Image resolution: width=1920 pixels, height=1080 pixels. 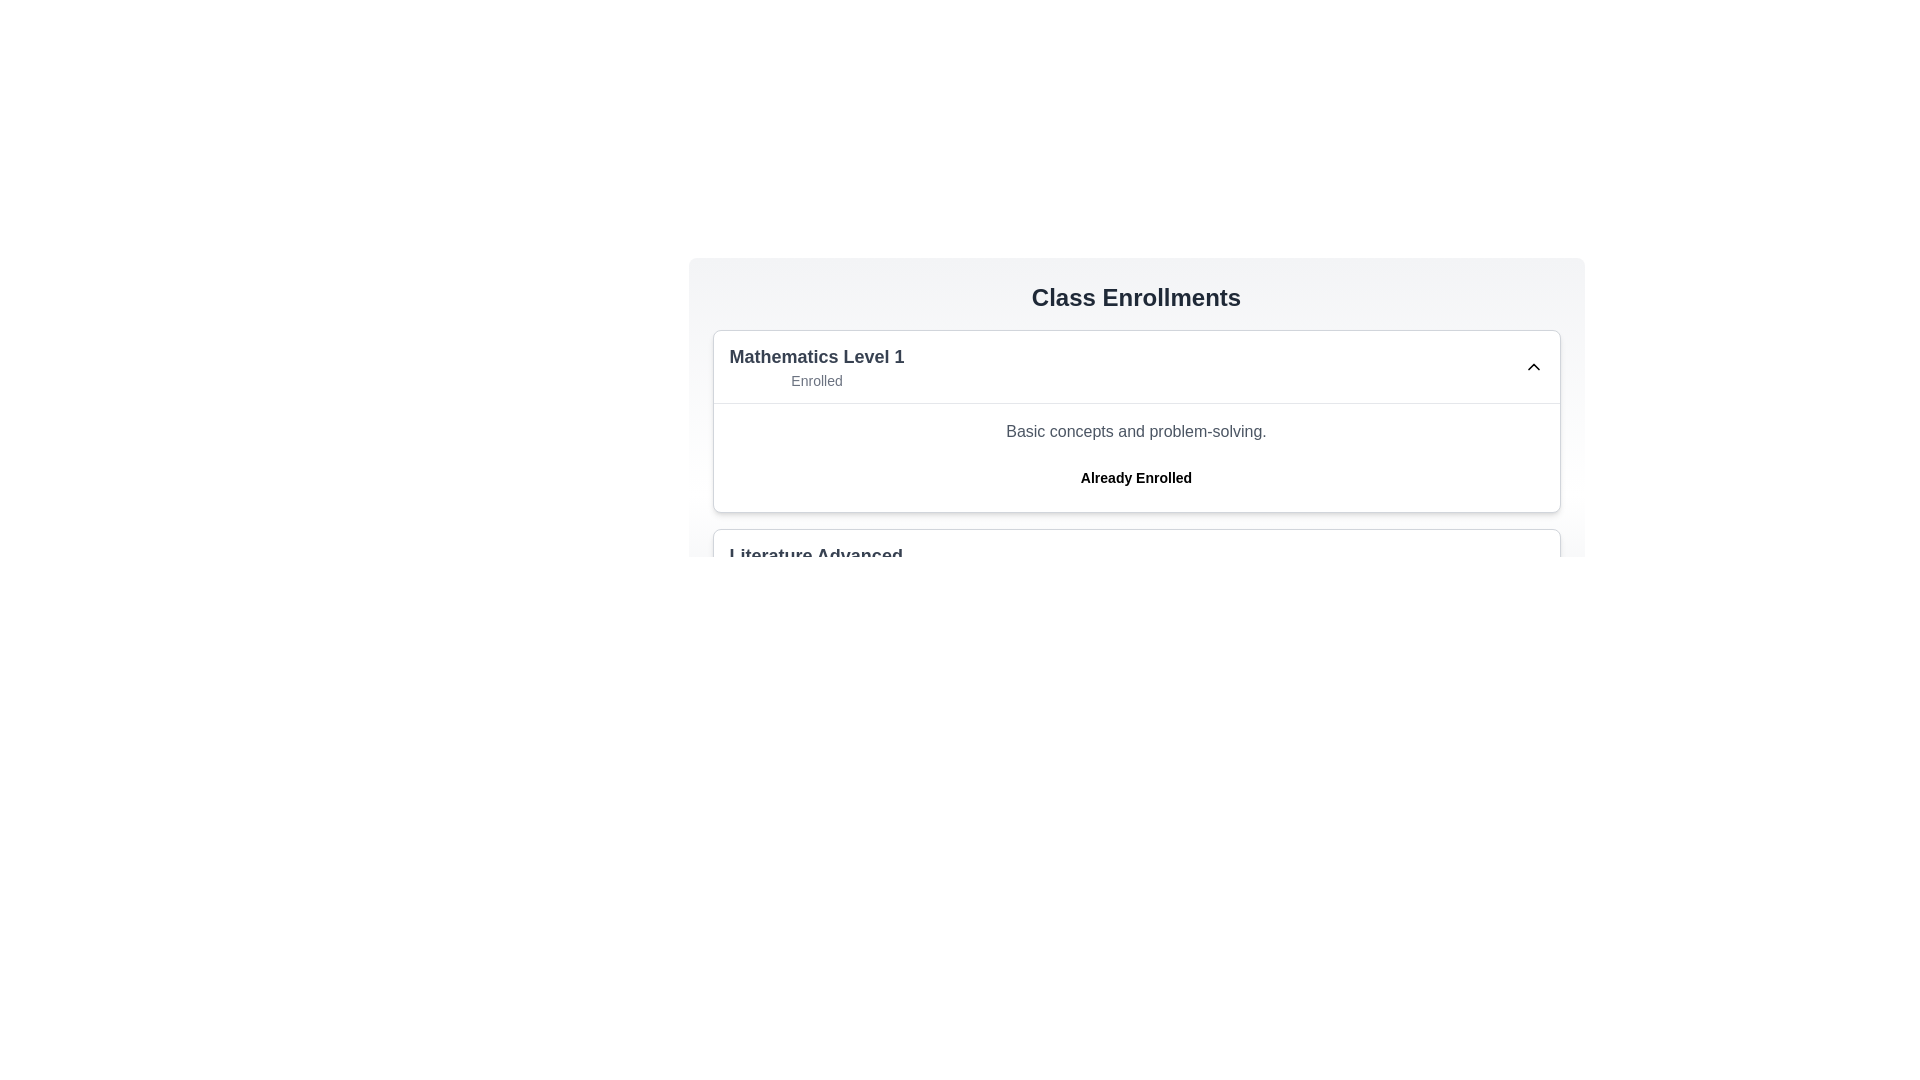 What do you see at coordinates (816, 381) in the screenshot?
I see `the text label indicating the enrollment status for the course 'Mathematics Level 1', located directly beneath the course title` at bounding box center [816, 381].